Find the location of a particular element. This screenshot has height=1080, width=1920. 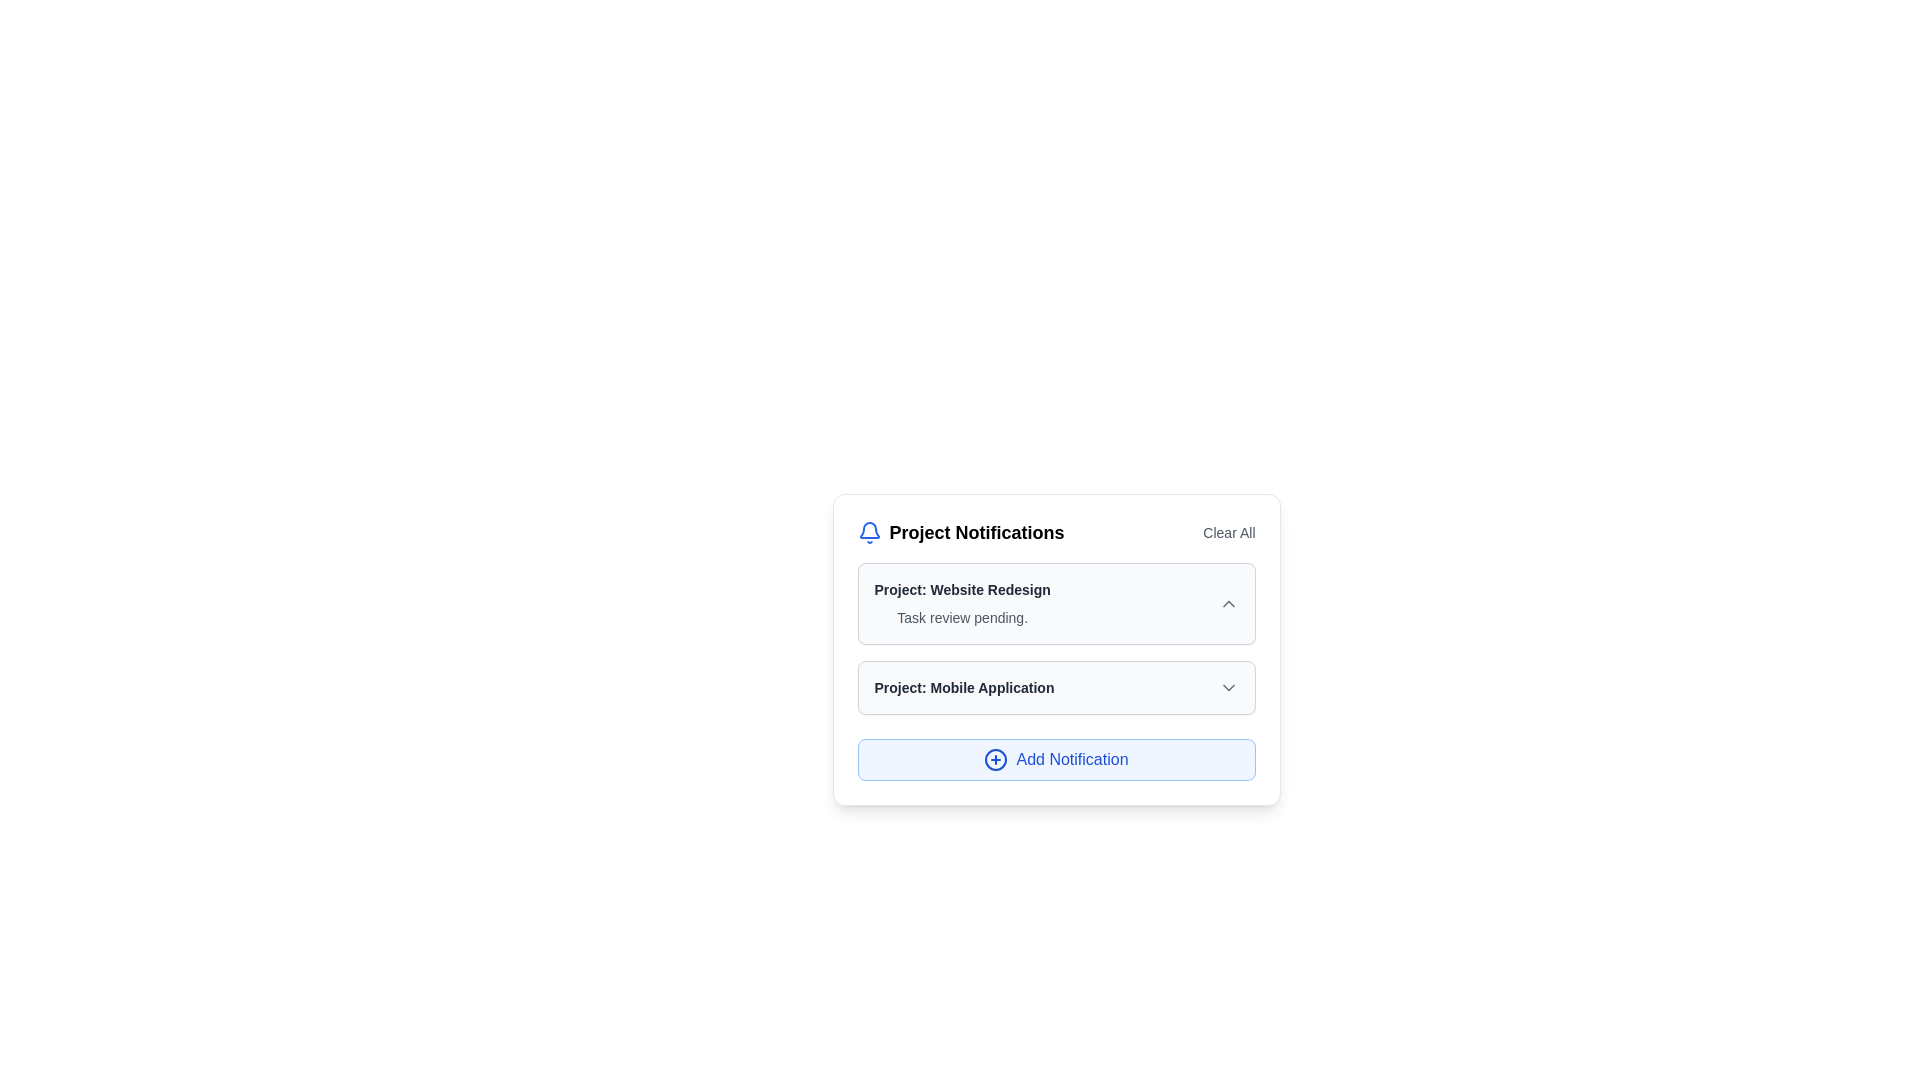

the upward-facing chevron icon button, which is styled gray and located at the upper right corner of the 'Project: Website Redesign' notification block, to change its shade is located at coordinates (1227, 603).